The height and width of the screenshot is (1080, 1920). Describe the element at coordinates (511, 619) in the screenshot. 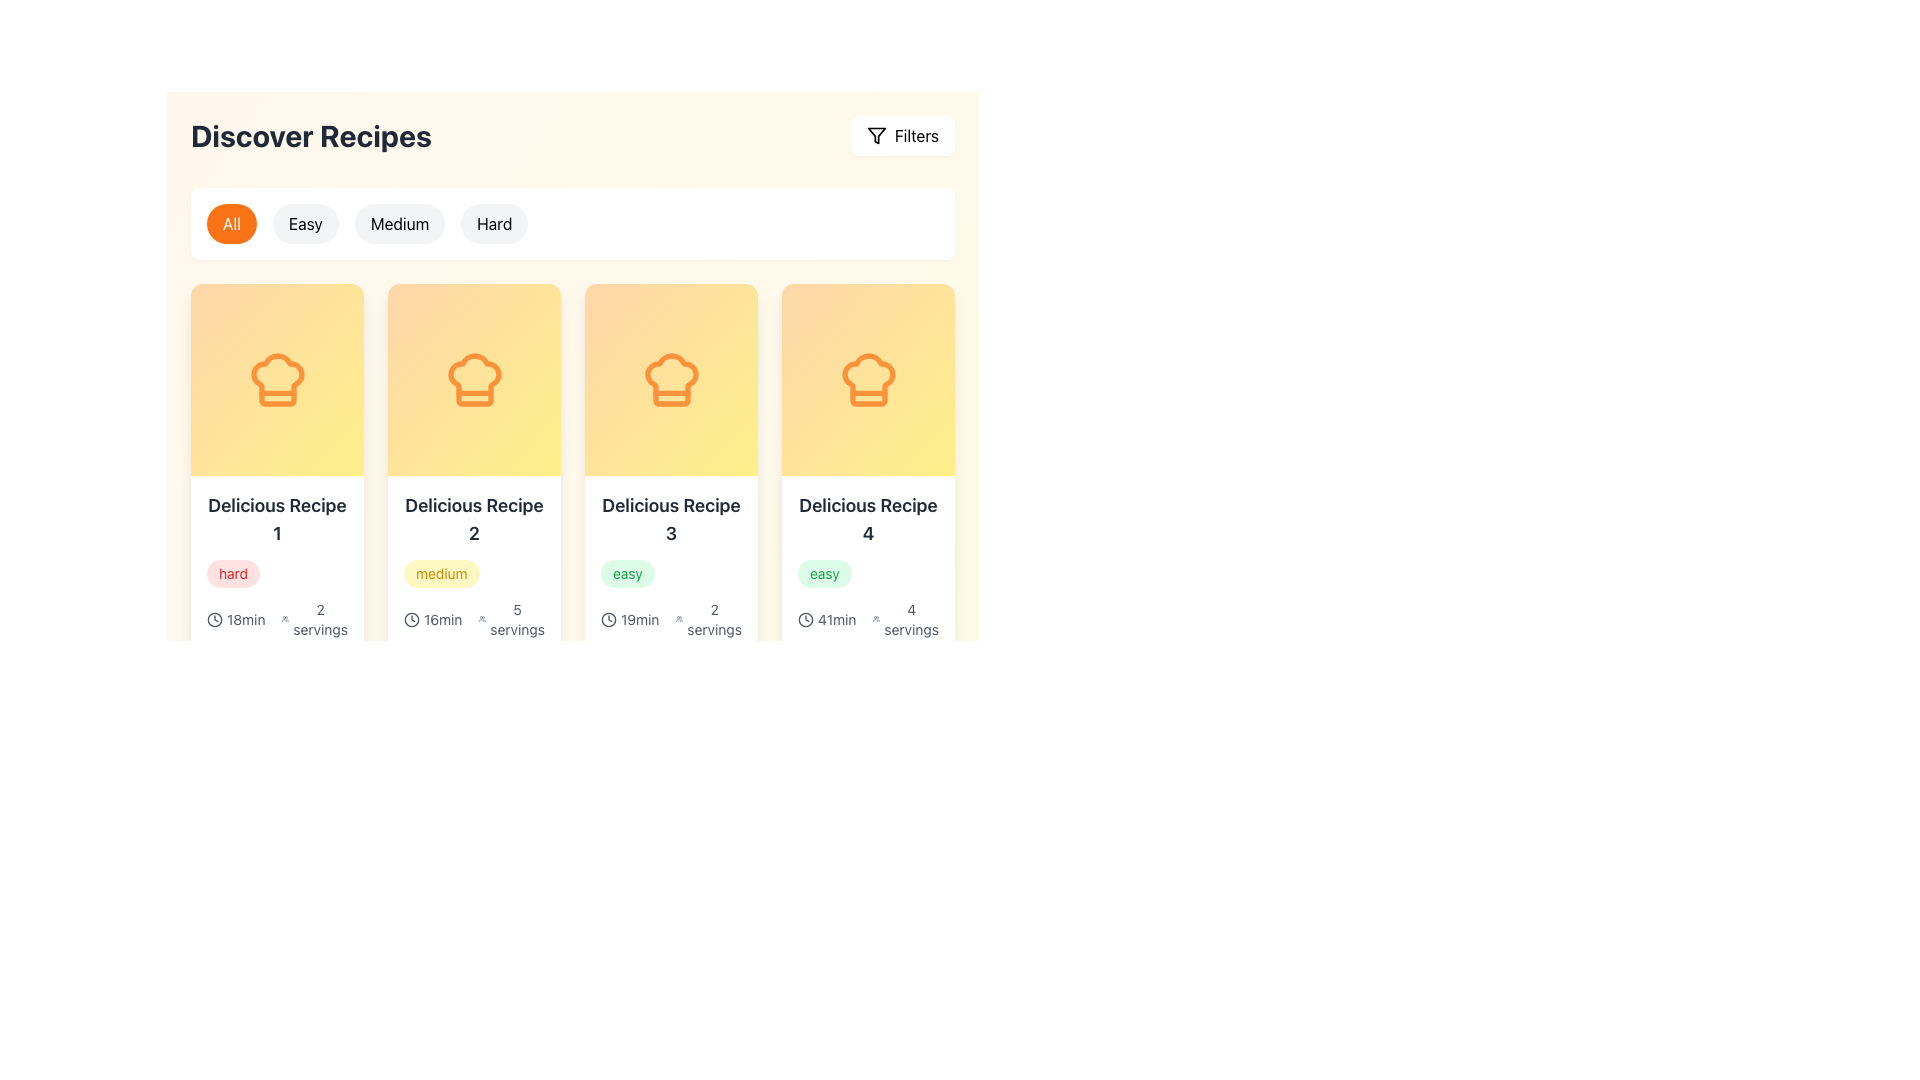

I see `the Label with Icon that indicates the number of servings expected for the associated recipe, positioned beneath the '16min' text in the grid layout` at that location.